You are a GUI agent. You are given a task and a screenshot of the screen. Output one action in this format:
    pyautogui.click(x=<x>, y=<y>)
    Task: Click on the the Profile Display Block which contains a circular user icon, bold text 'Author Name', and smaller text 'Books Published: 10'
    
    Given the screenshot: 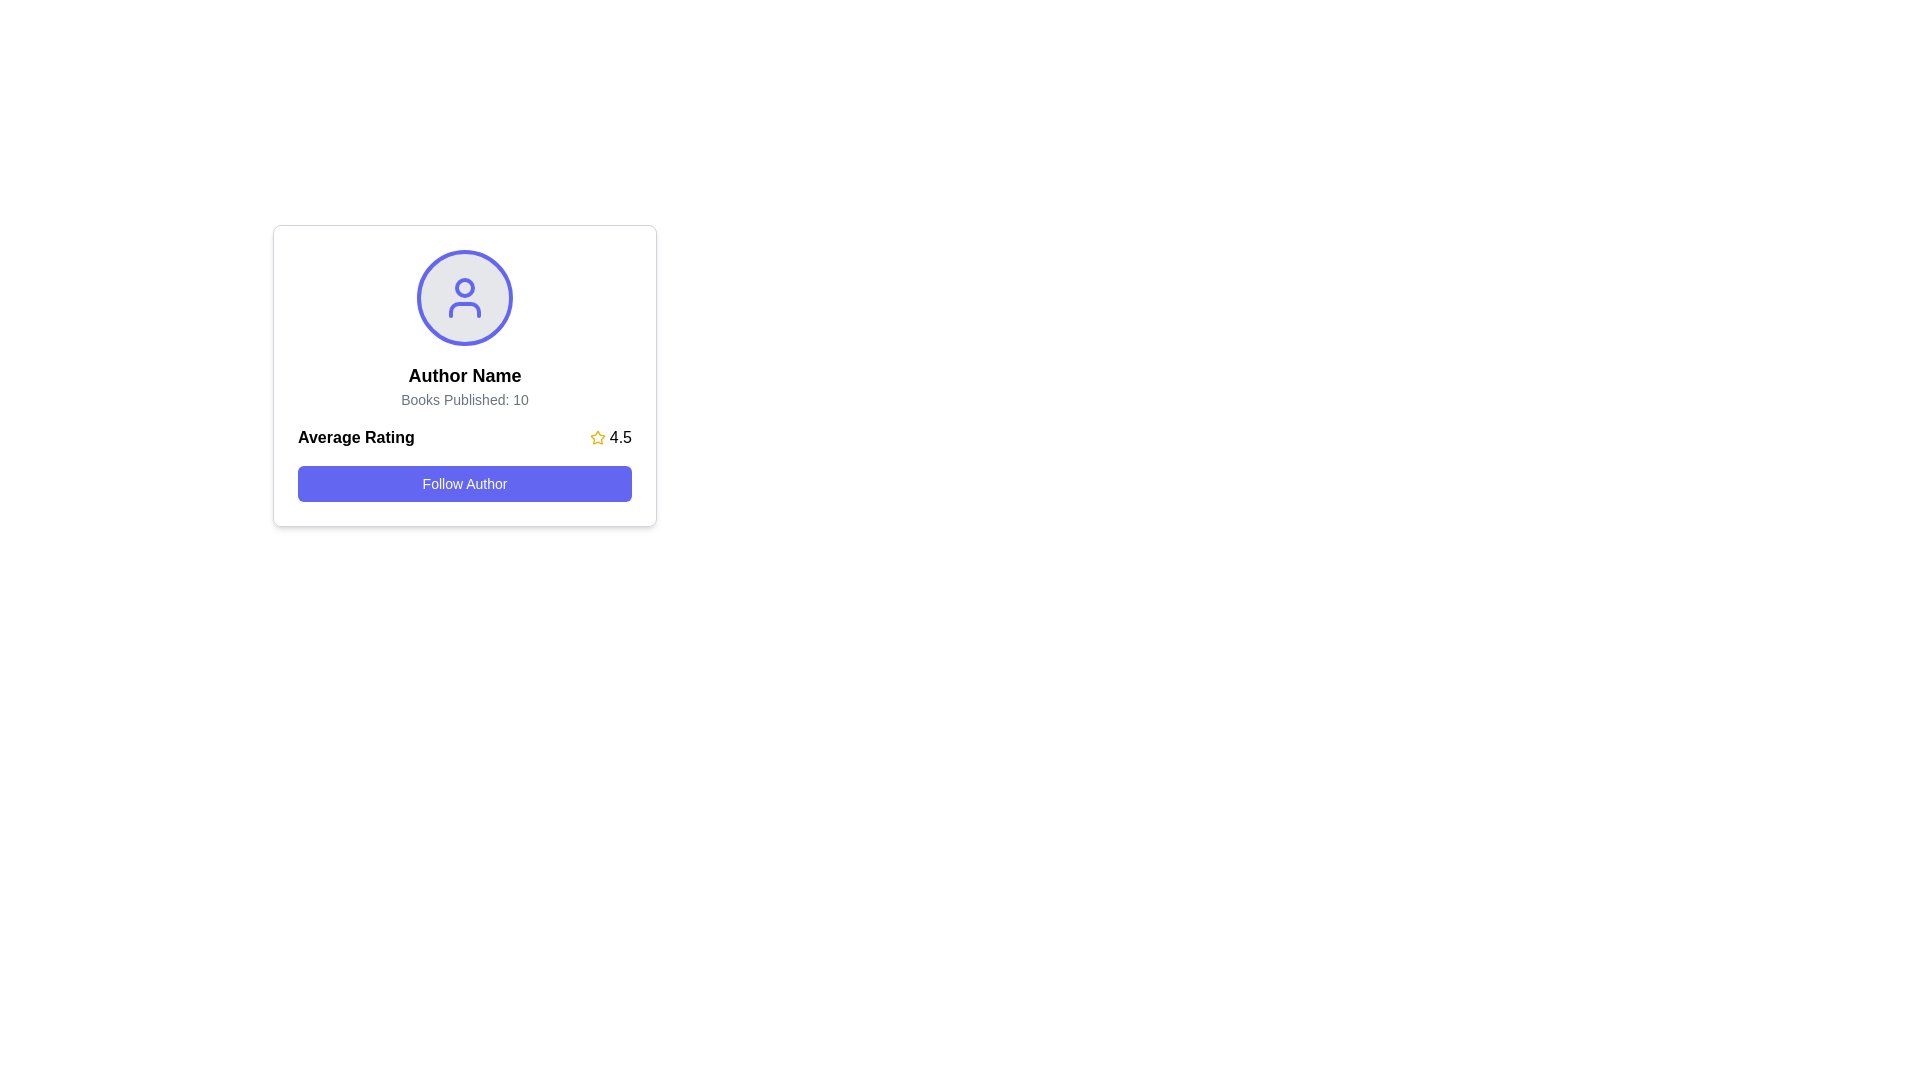 What is the action you would take?
    pyautogui.click(x=464, y=329)
    